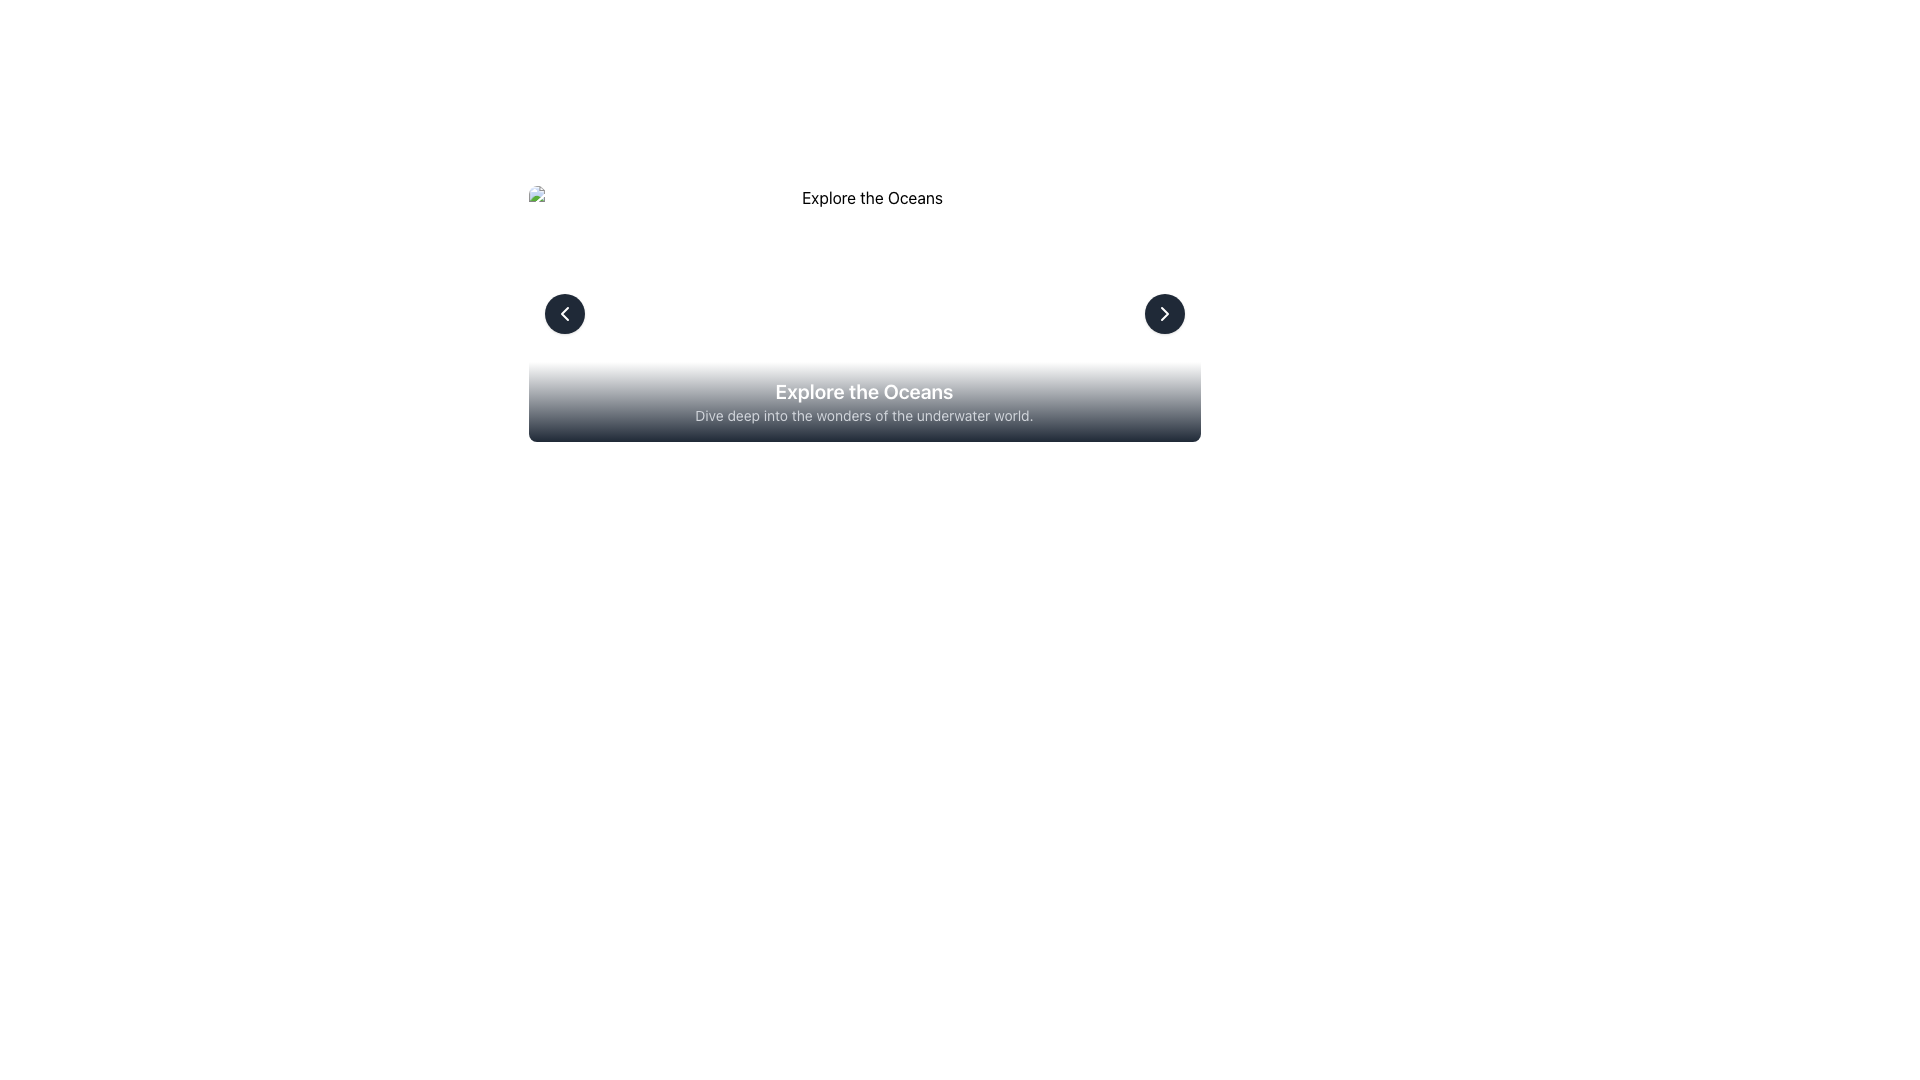  What do you see at coordinates (563, 313) in the screenshot?
I see `the left-facing navigation chevron icon` at bounding box center [563, 313].